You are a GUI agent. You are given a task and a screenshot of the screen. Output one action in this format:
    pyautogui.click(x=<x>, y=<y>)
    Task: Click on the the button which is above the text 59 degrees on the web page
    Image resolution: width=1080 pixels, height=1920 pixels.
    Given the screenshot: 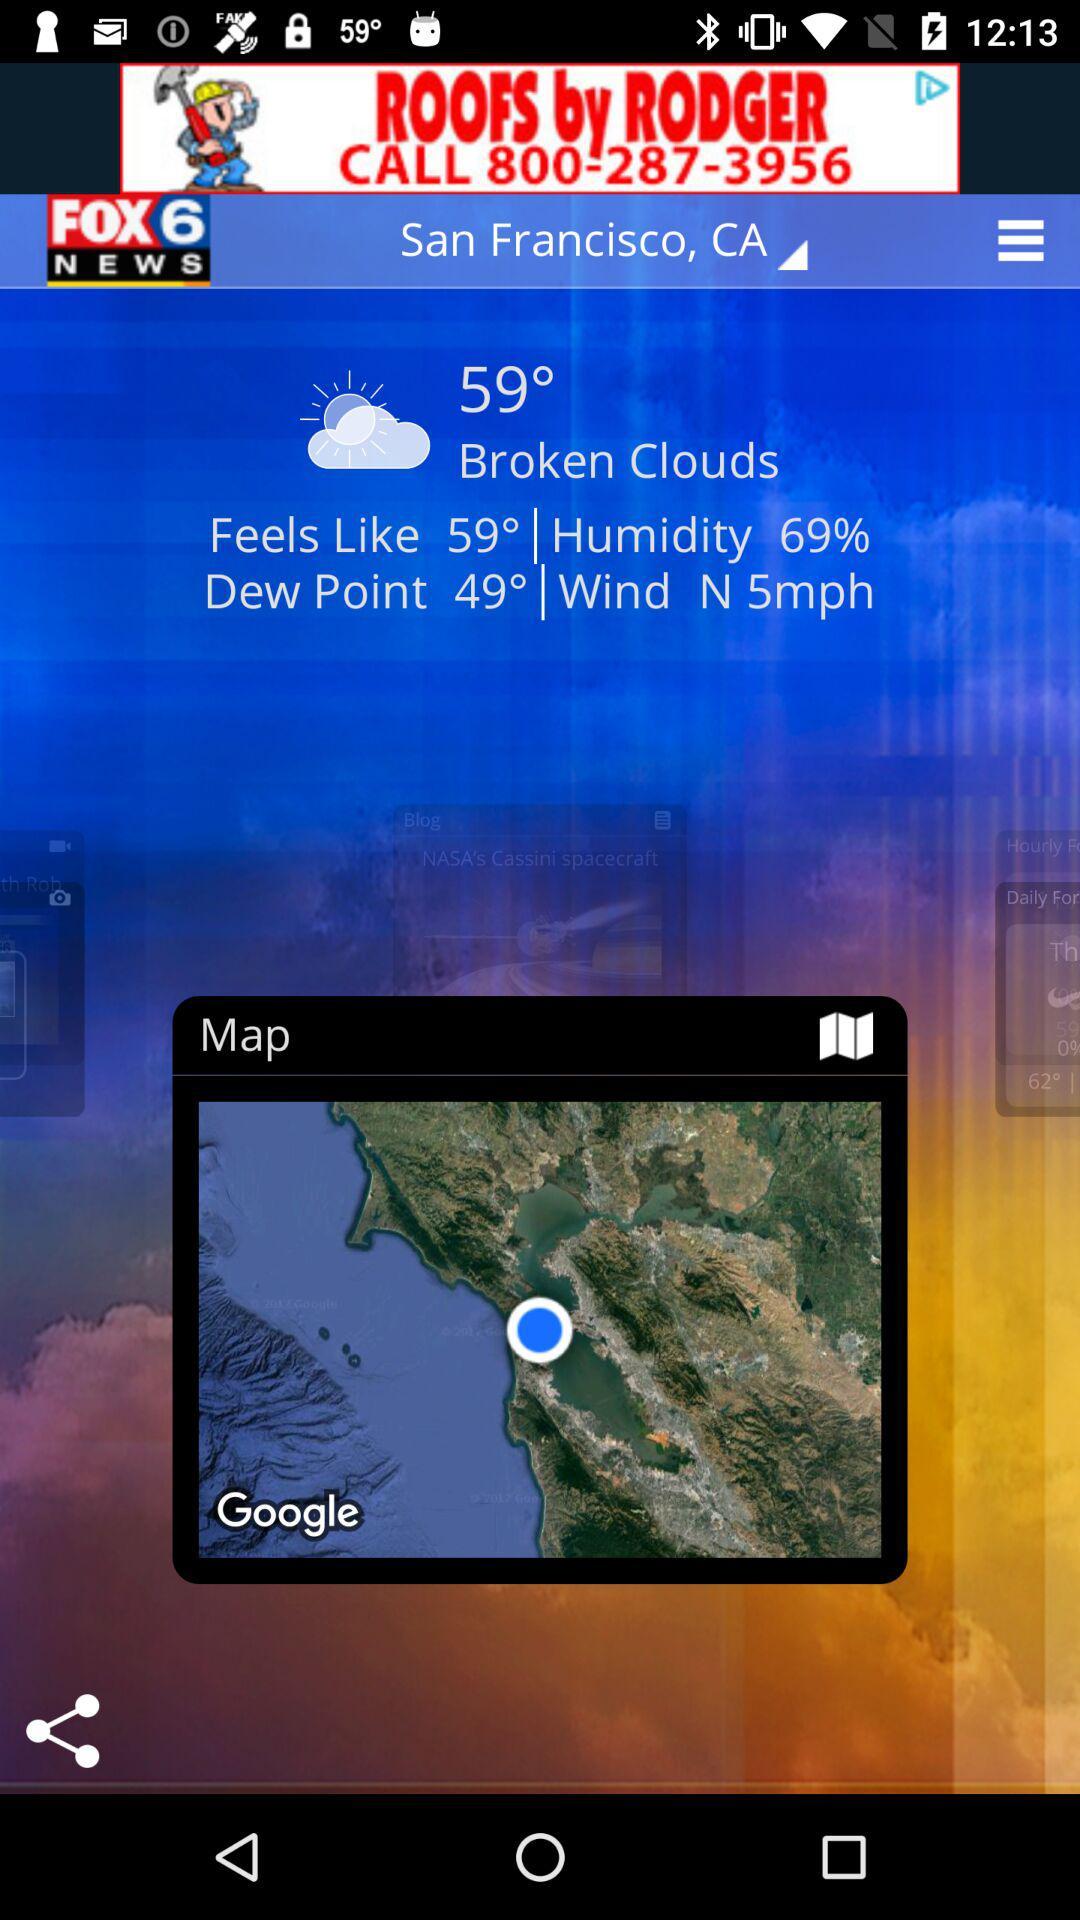 What is the action you would take?
    pyautogui.click(x=617, y=240)
    